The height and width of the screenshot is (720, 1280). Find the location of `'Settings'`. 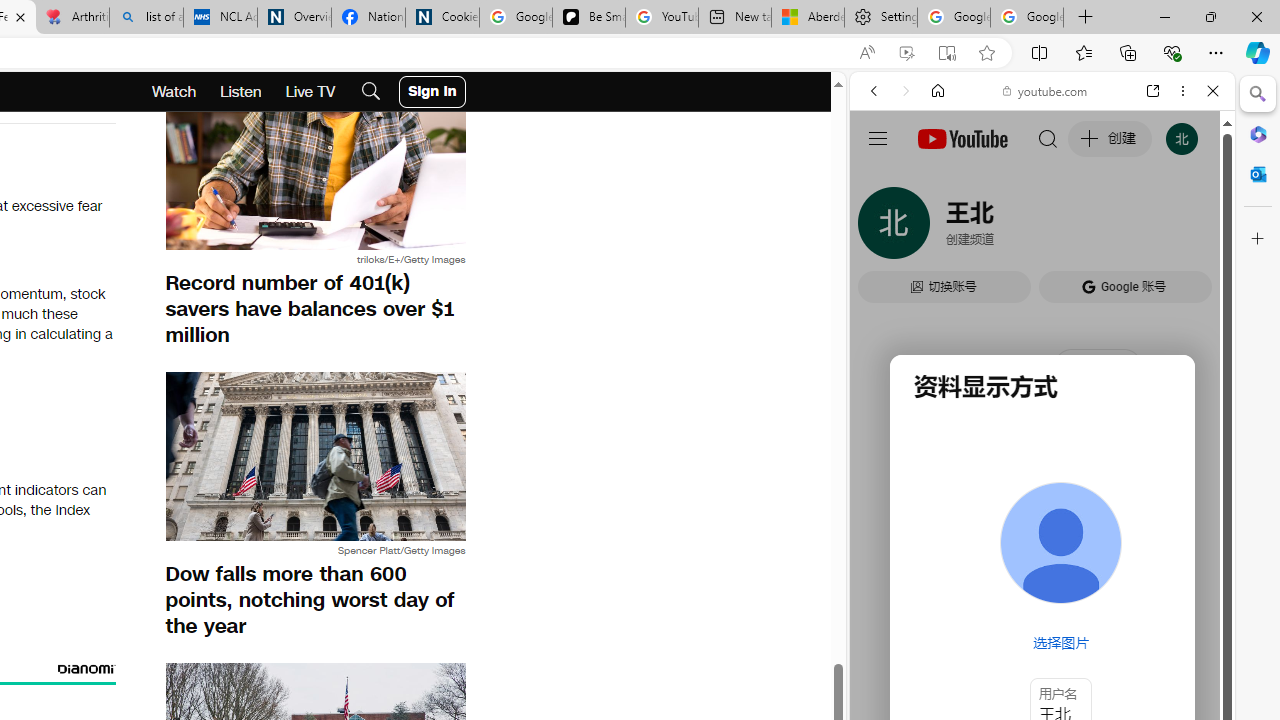

'Settings' is located at coordinates (880, 17).